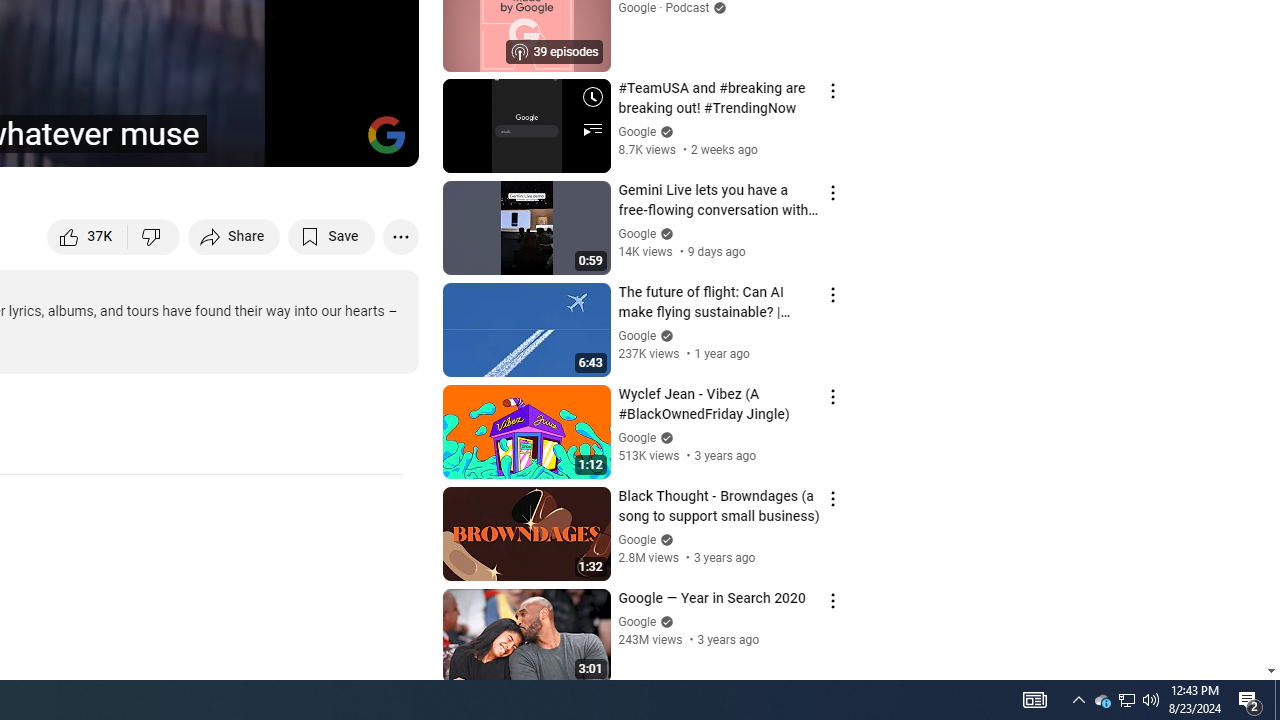 The image size is (1280, 720). Describe the element at coordinates (400, 235) in the screenshot. I see `'More actions'` at that location.